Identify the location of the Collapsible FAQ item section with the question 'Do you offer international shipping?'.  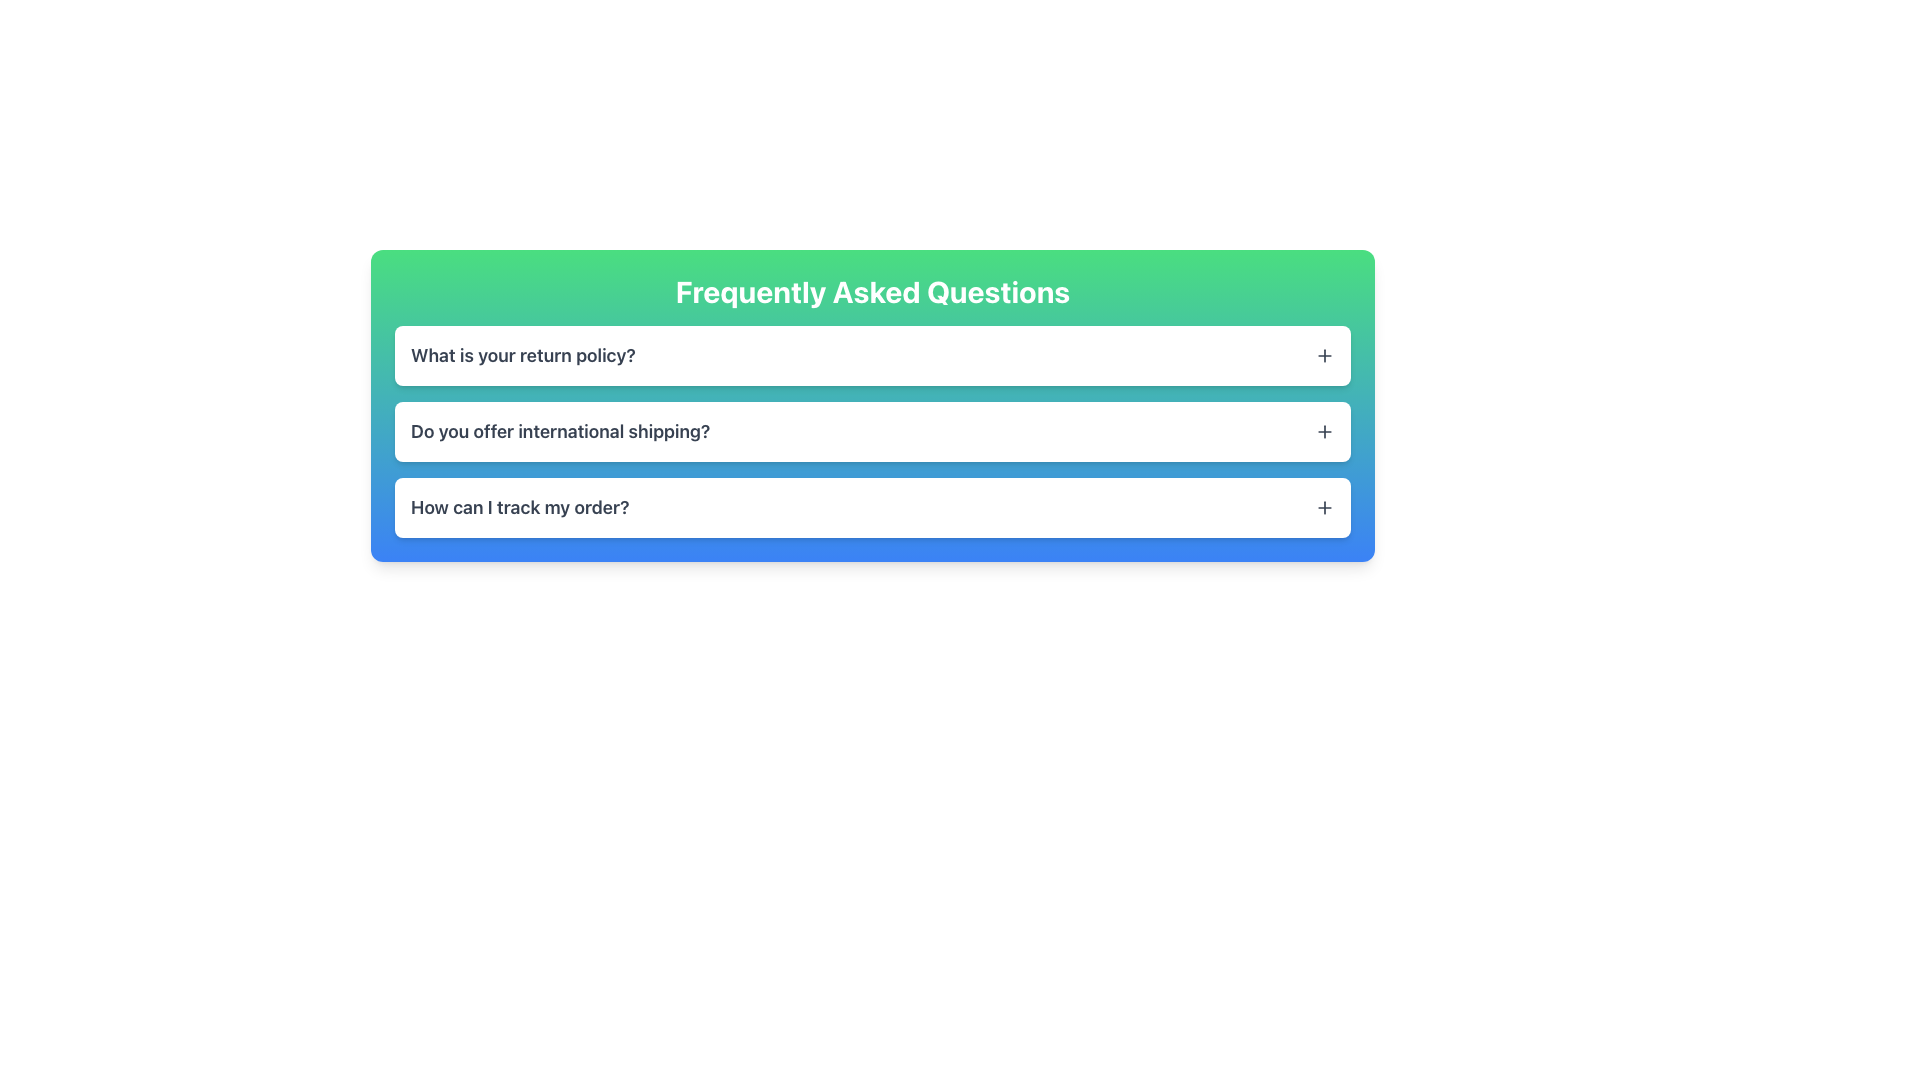
(873, 431).